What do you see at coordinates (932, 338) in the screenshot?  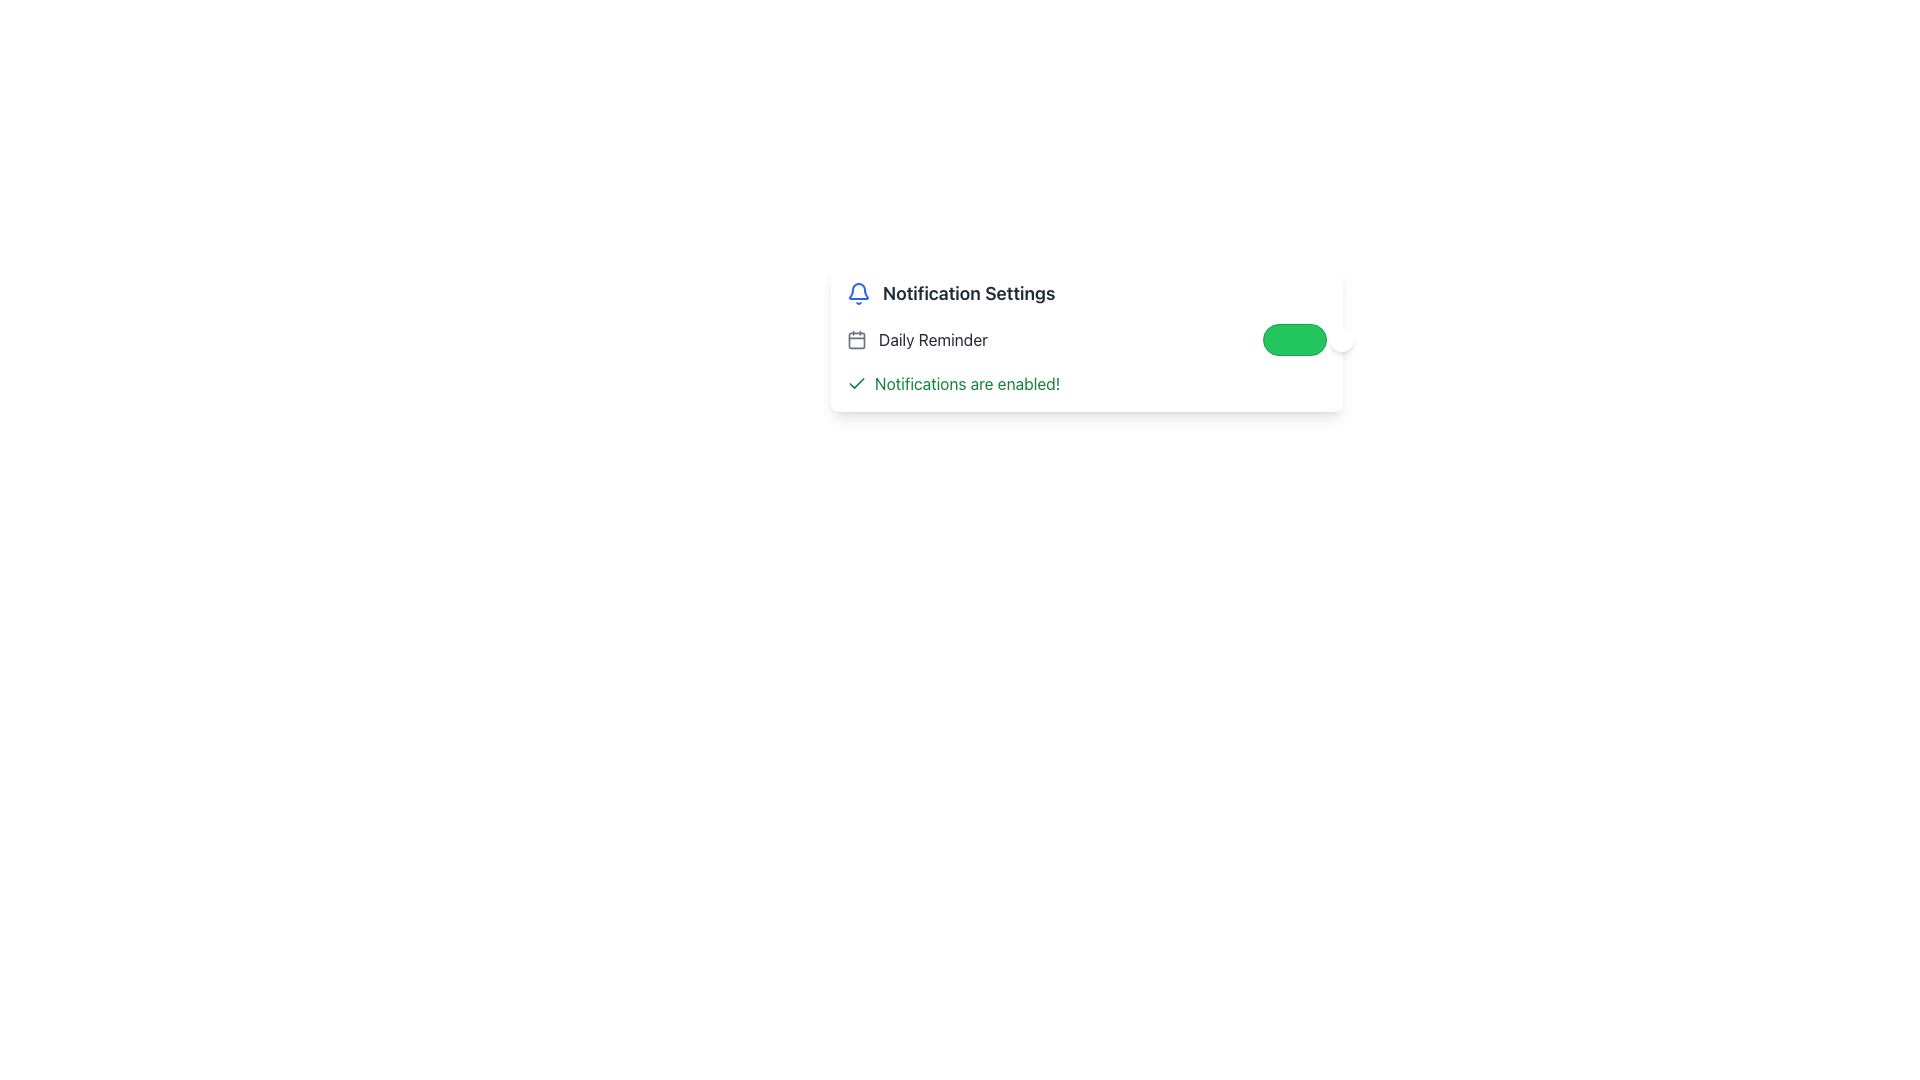 I see `the non-interactive text label that describes the reminder feature within the Notification Settings interface, located to the right of the calendar icon` at bounding box center [932, 338].